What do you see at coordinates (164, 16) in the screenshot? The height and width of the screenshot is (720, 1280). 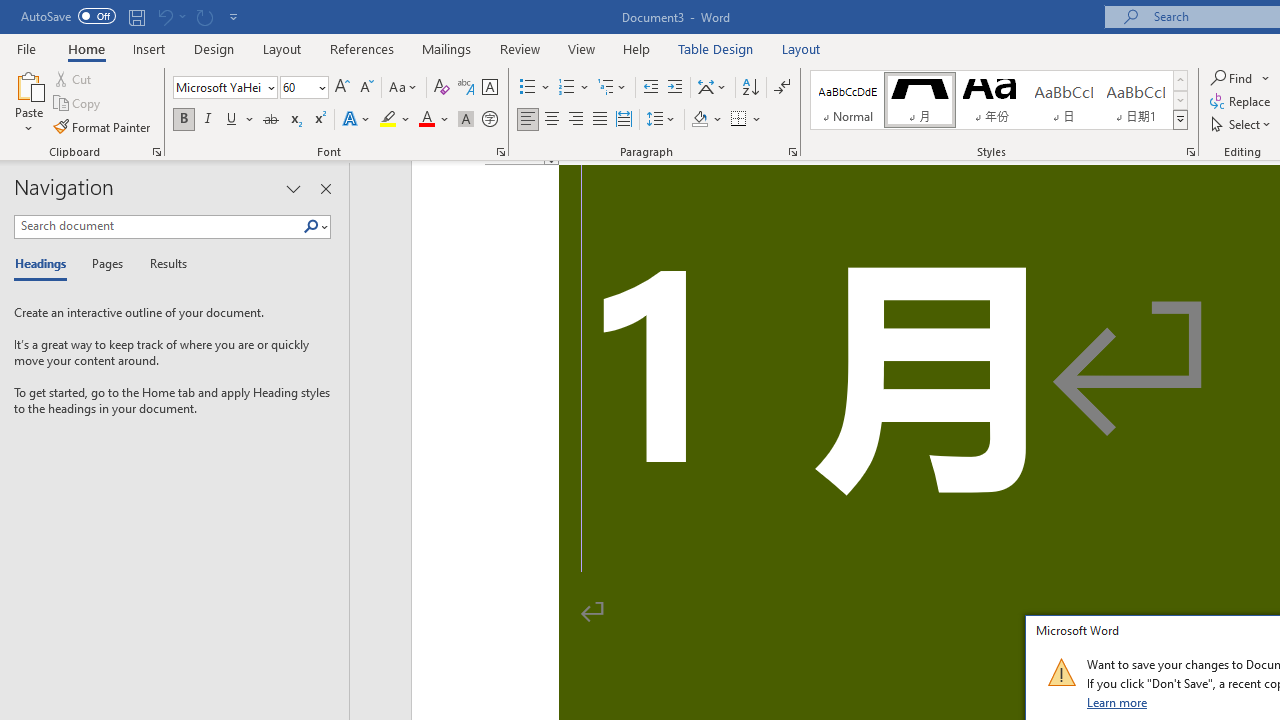 I see `'Can'` at bounding box center [164, 16].